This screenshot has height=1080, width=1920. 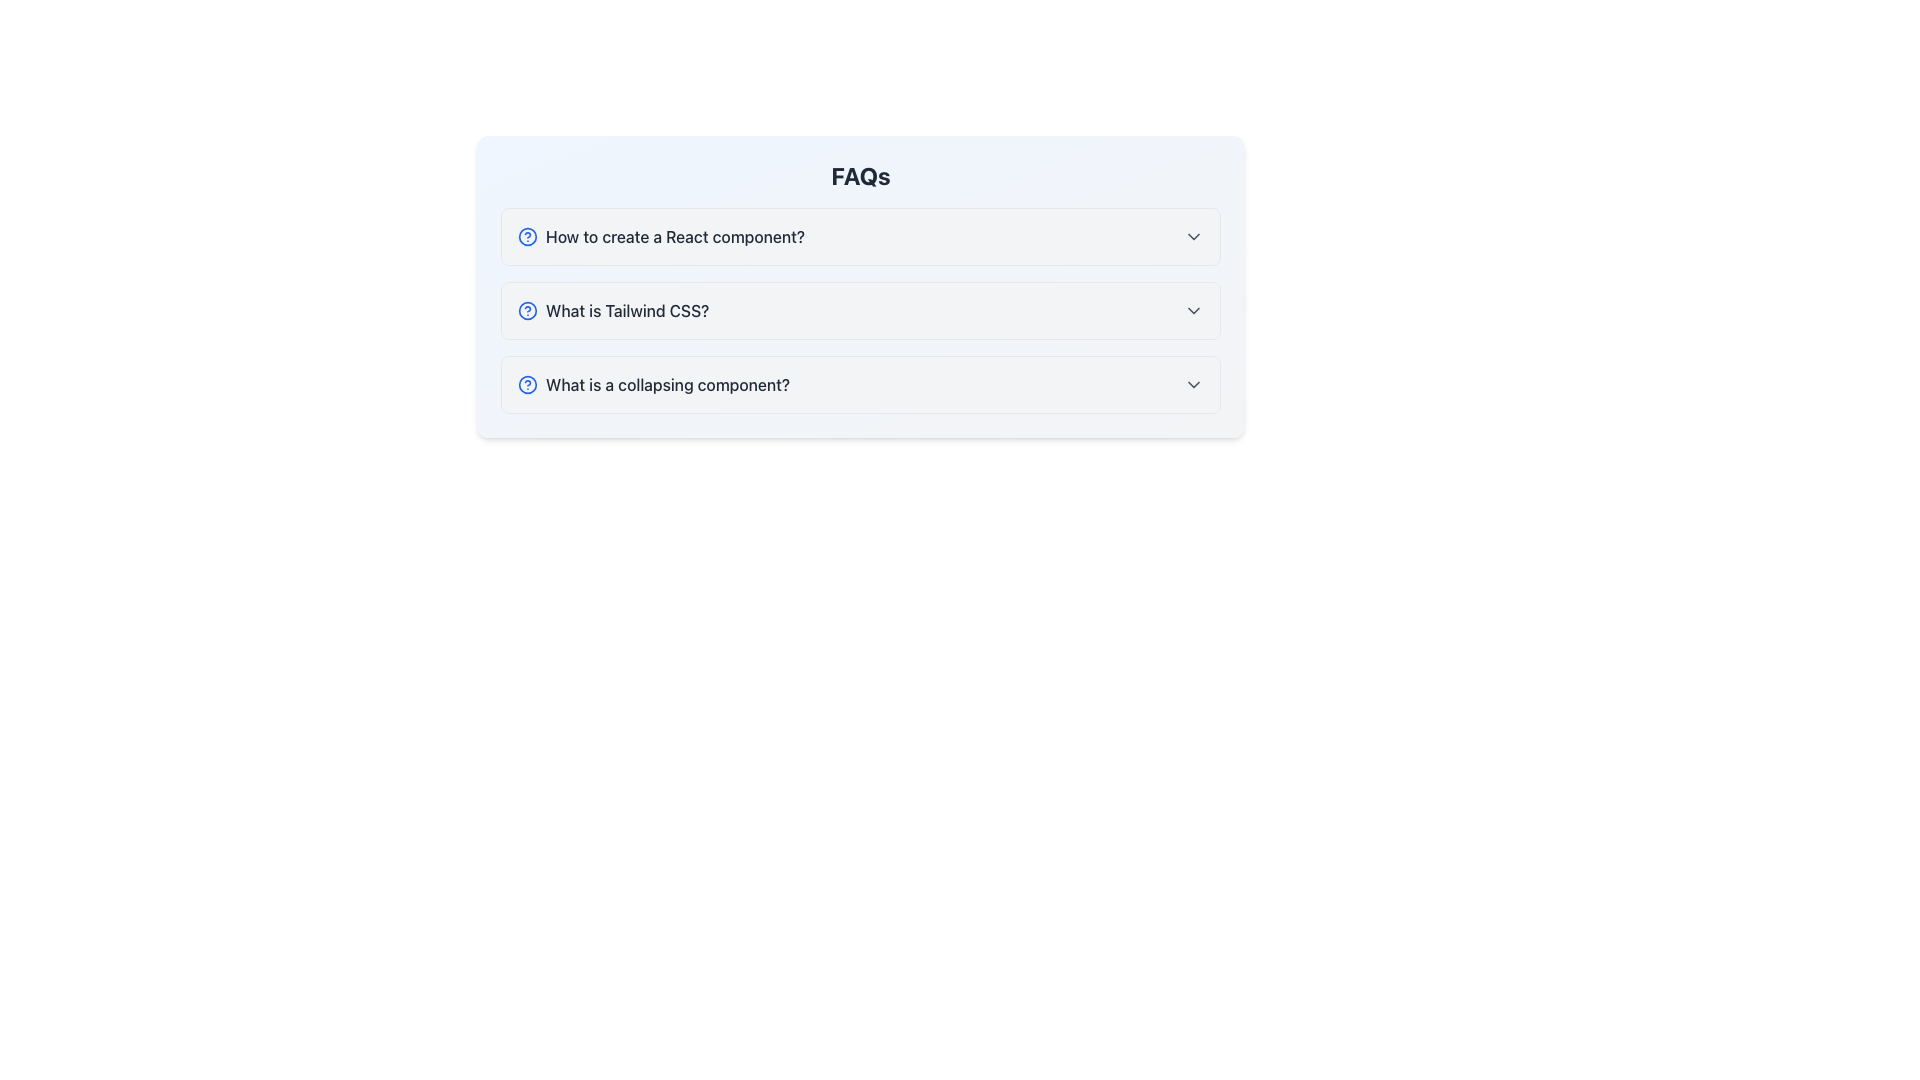 What do you see at coordinates (860, 311) in the screenshot?
I see `the second question in the FAQ section` at bounding box center [860, 311].